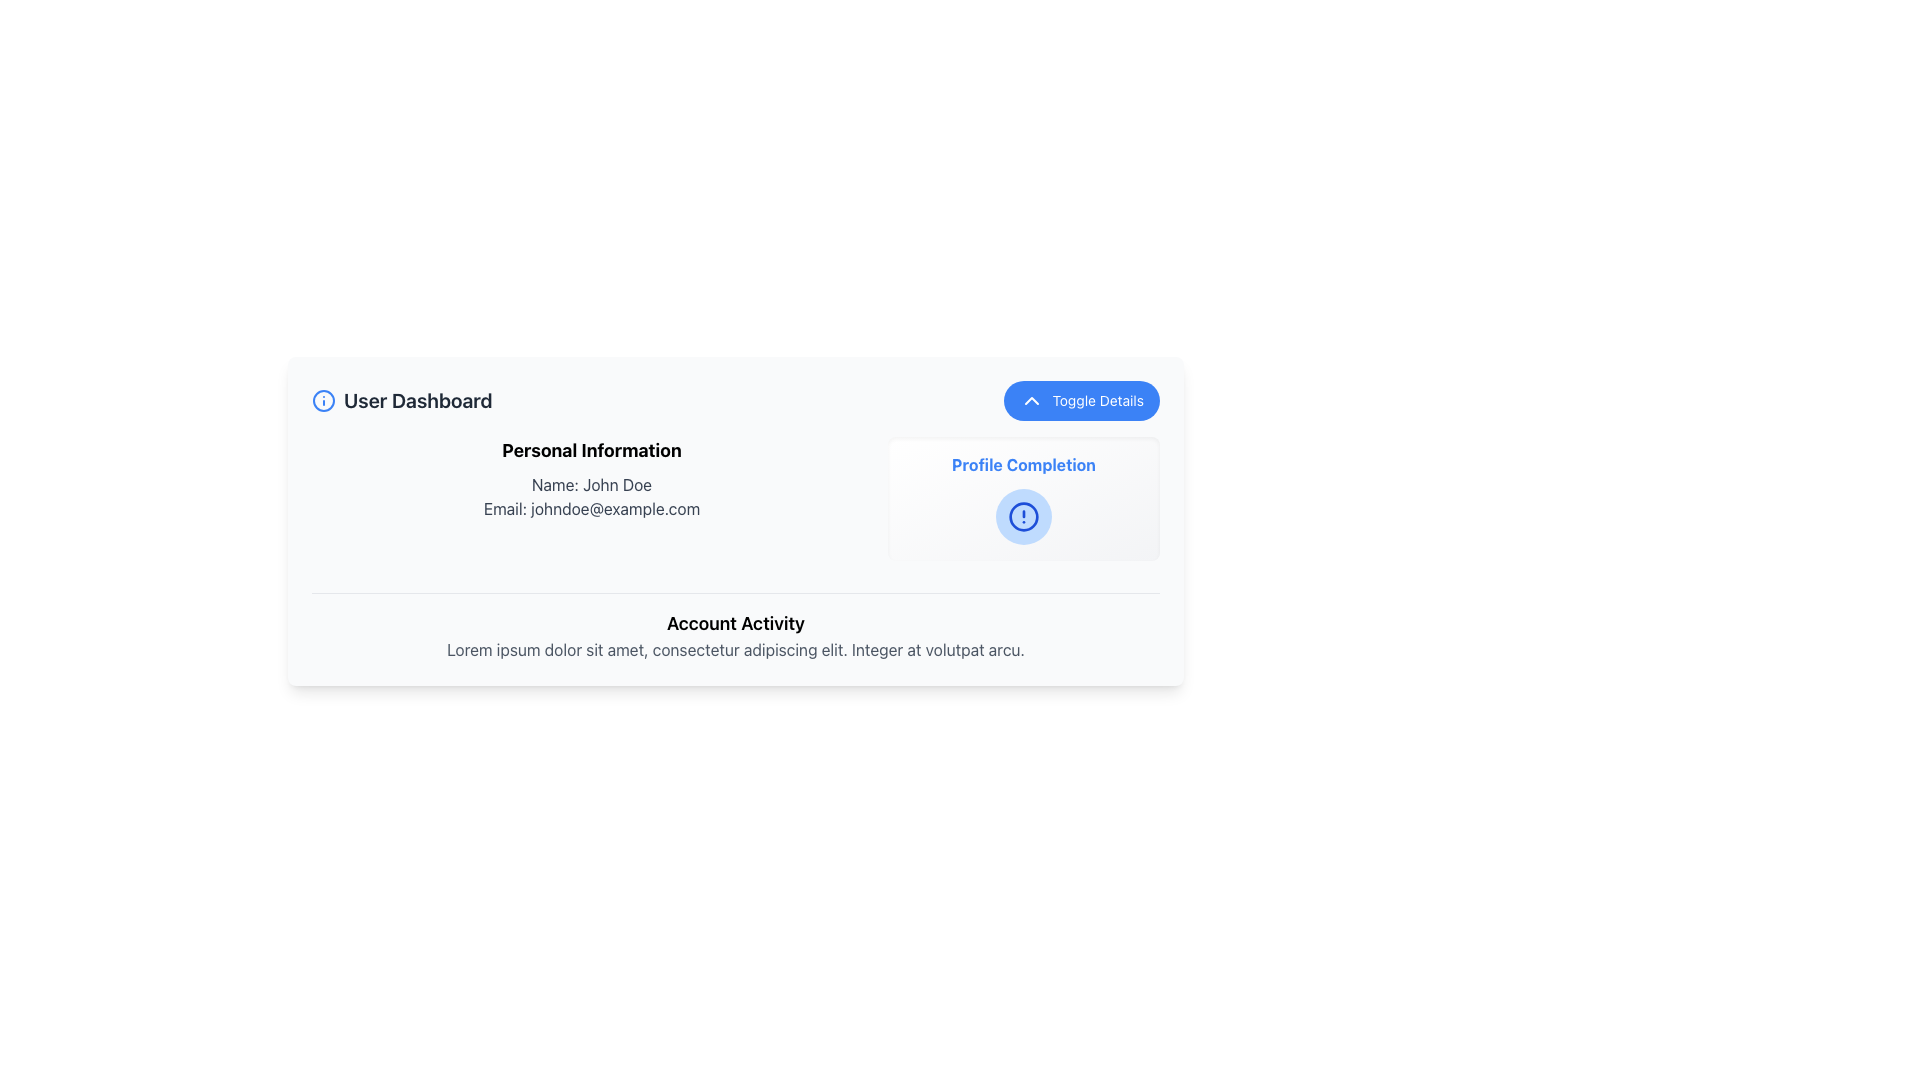 The height and width of the screenshot is (1080, 1920). Describe the element at coordinates (734, 617) in the screenshot. I see `the Informational text block that displays account activity information, located beneath 'Personal Information' and 'Profile Completion'` at that location.